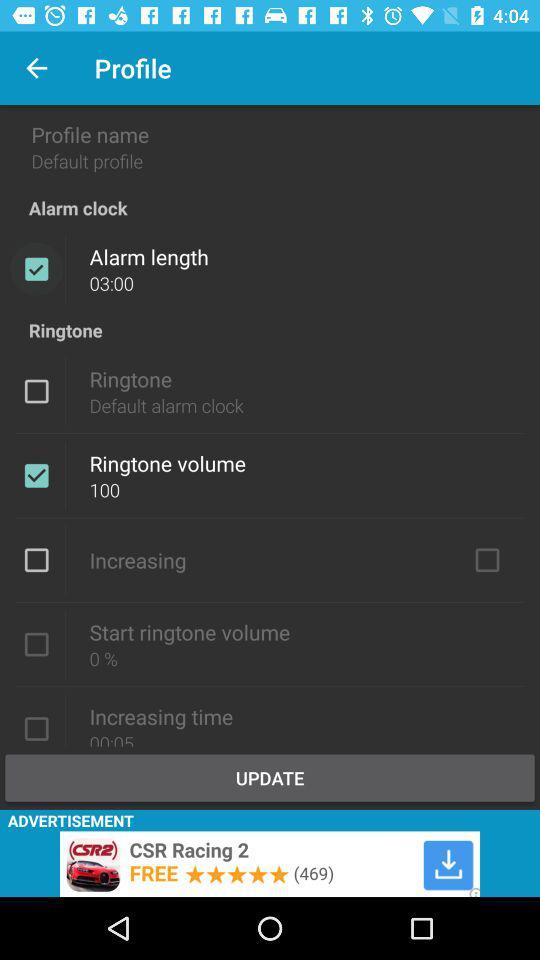 The width and height of the screenshot is (540, 960). I want to click on alarm, so click(36, 268).